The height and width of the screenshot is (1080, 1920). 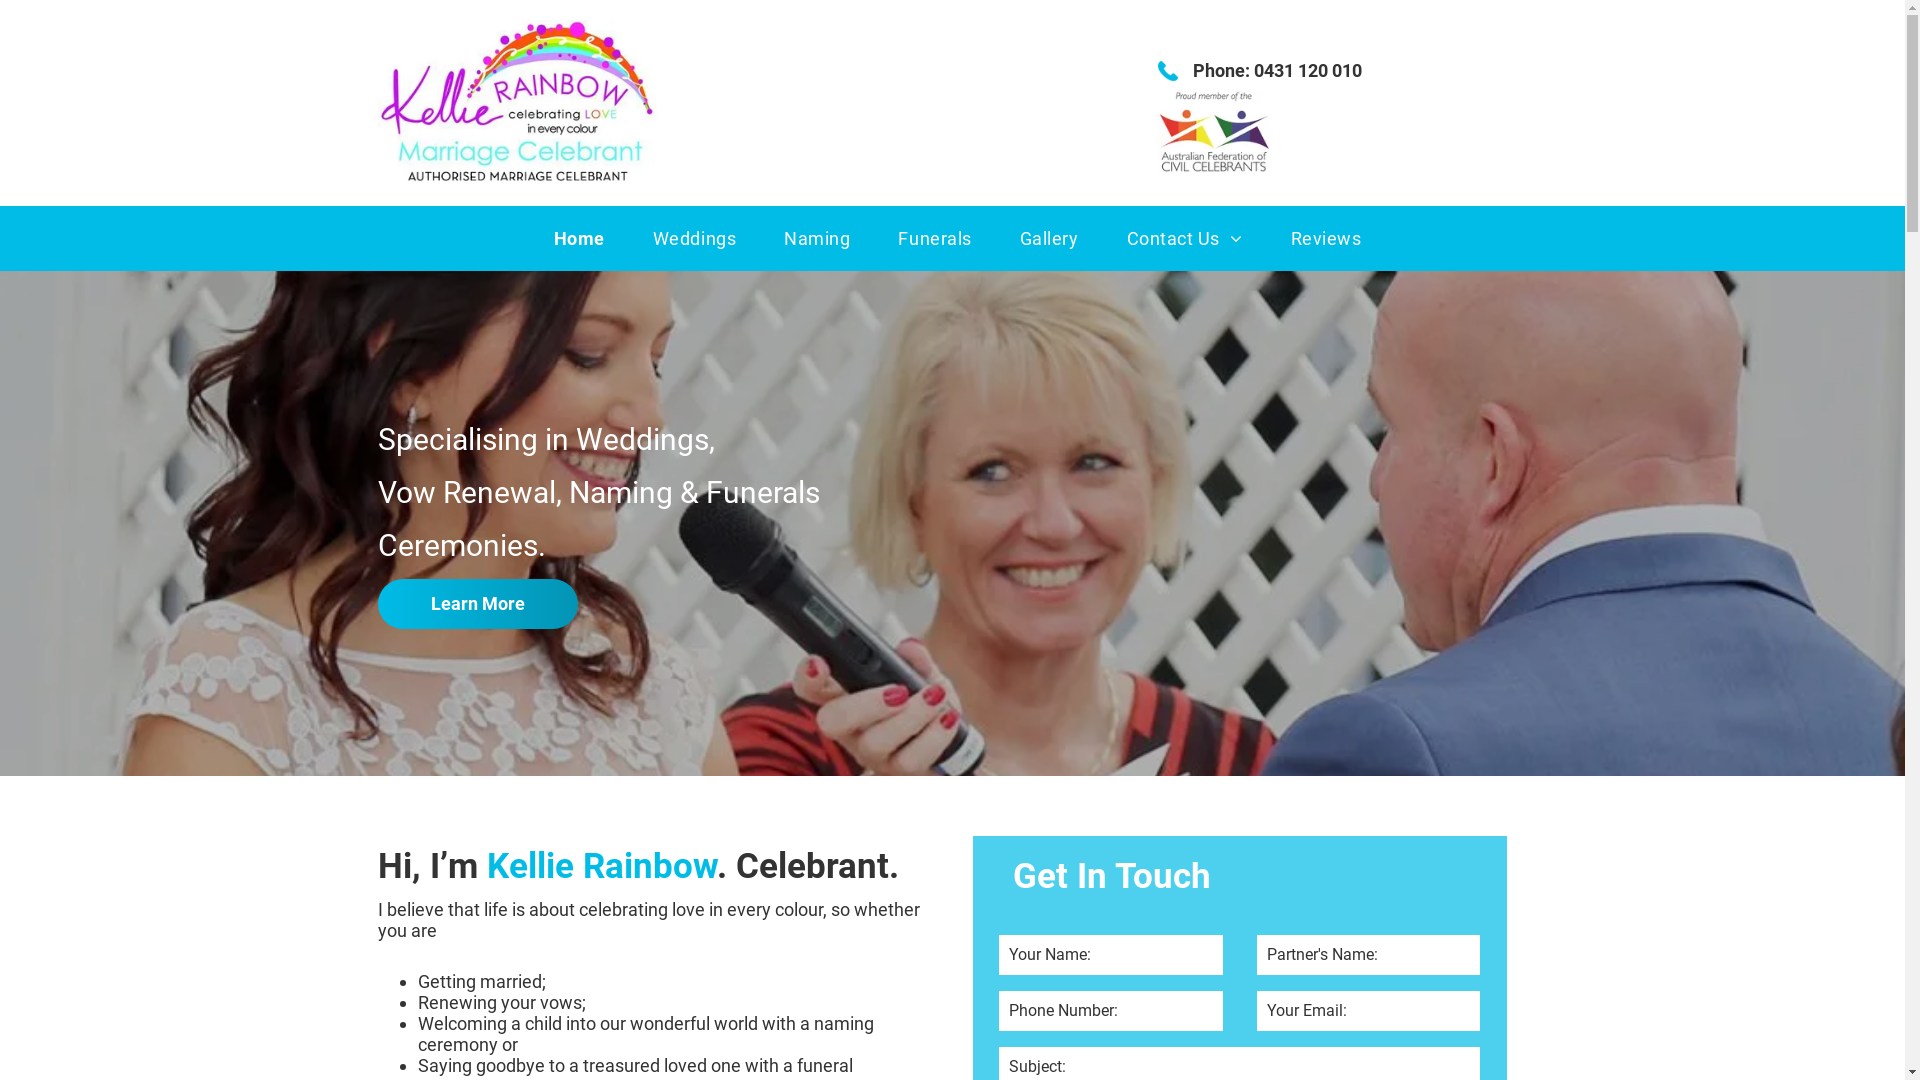 I want to click on 'Home', so click(x=578, y=237).